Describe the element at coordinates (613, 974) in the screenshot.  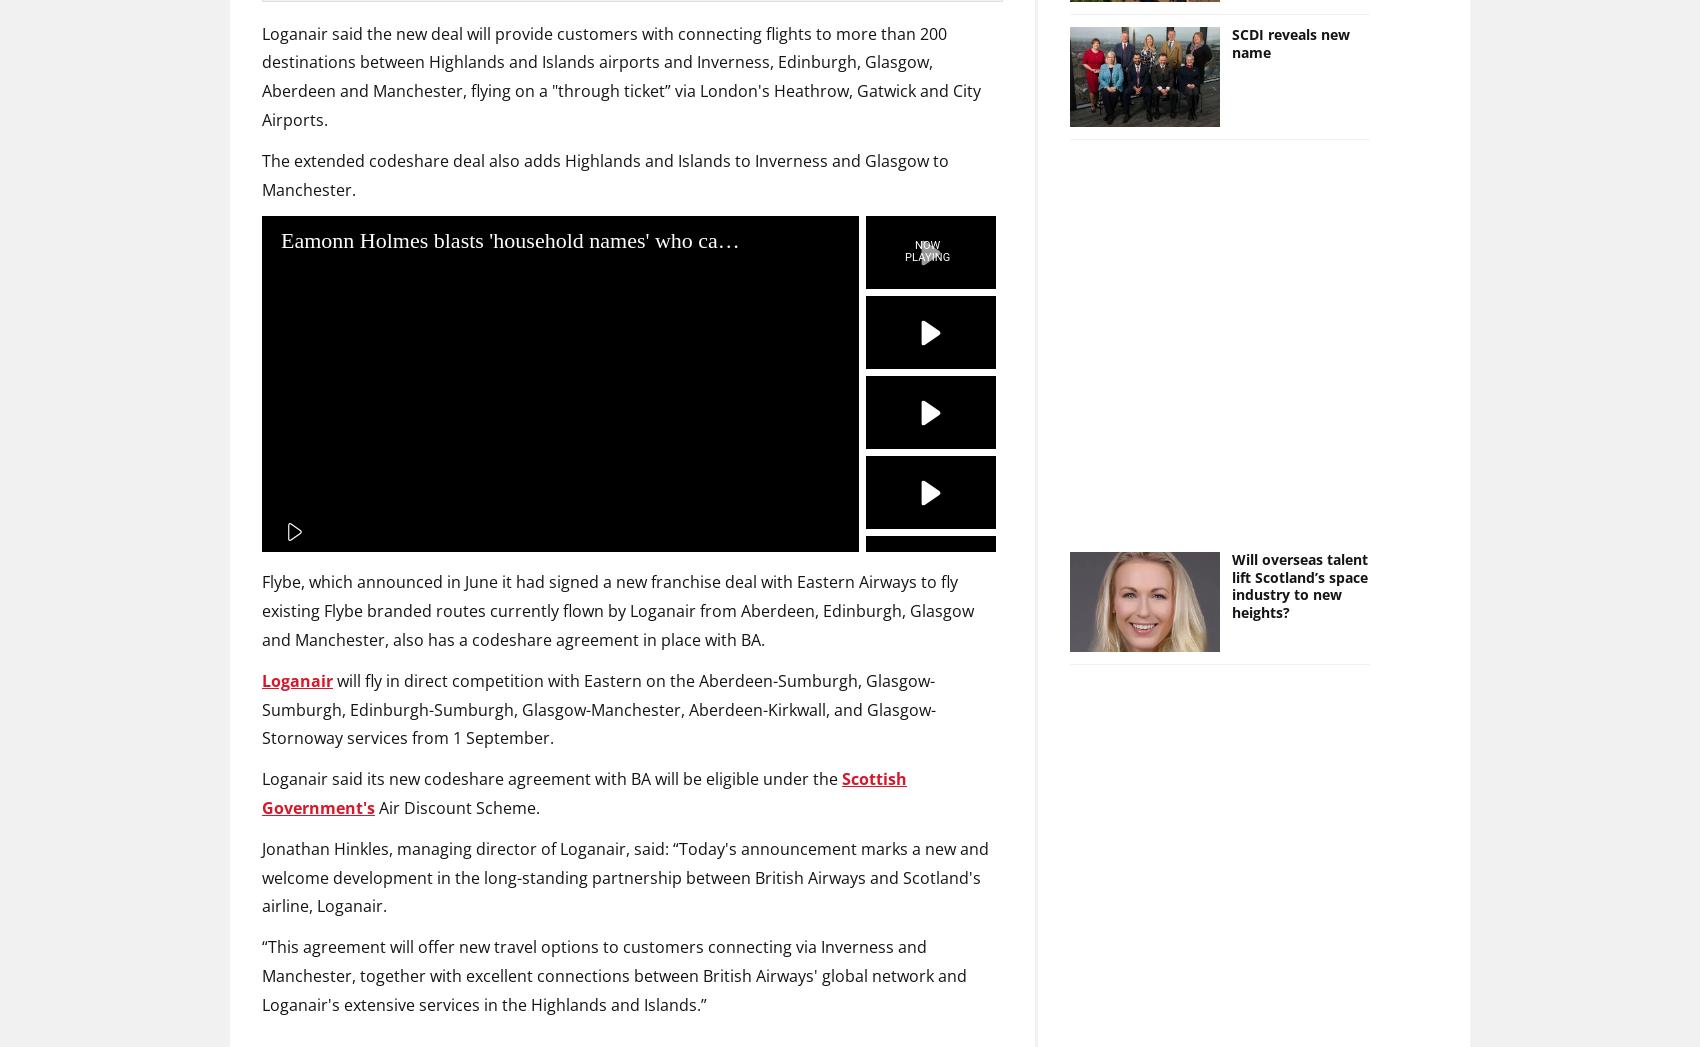
I see `'“This agreement will offer new travel options to customers connecting via Inverness and Manchester, together with excellent connections between British Airways' global network and Loganair's extensive services in the Highlands and Islands.”'` at that location.